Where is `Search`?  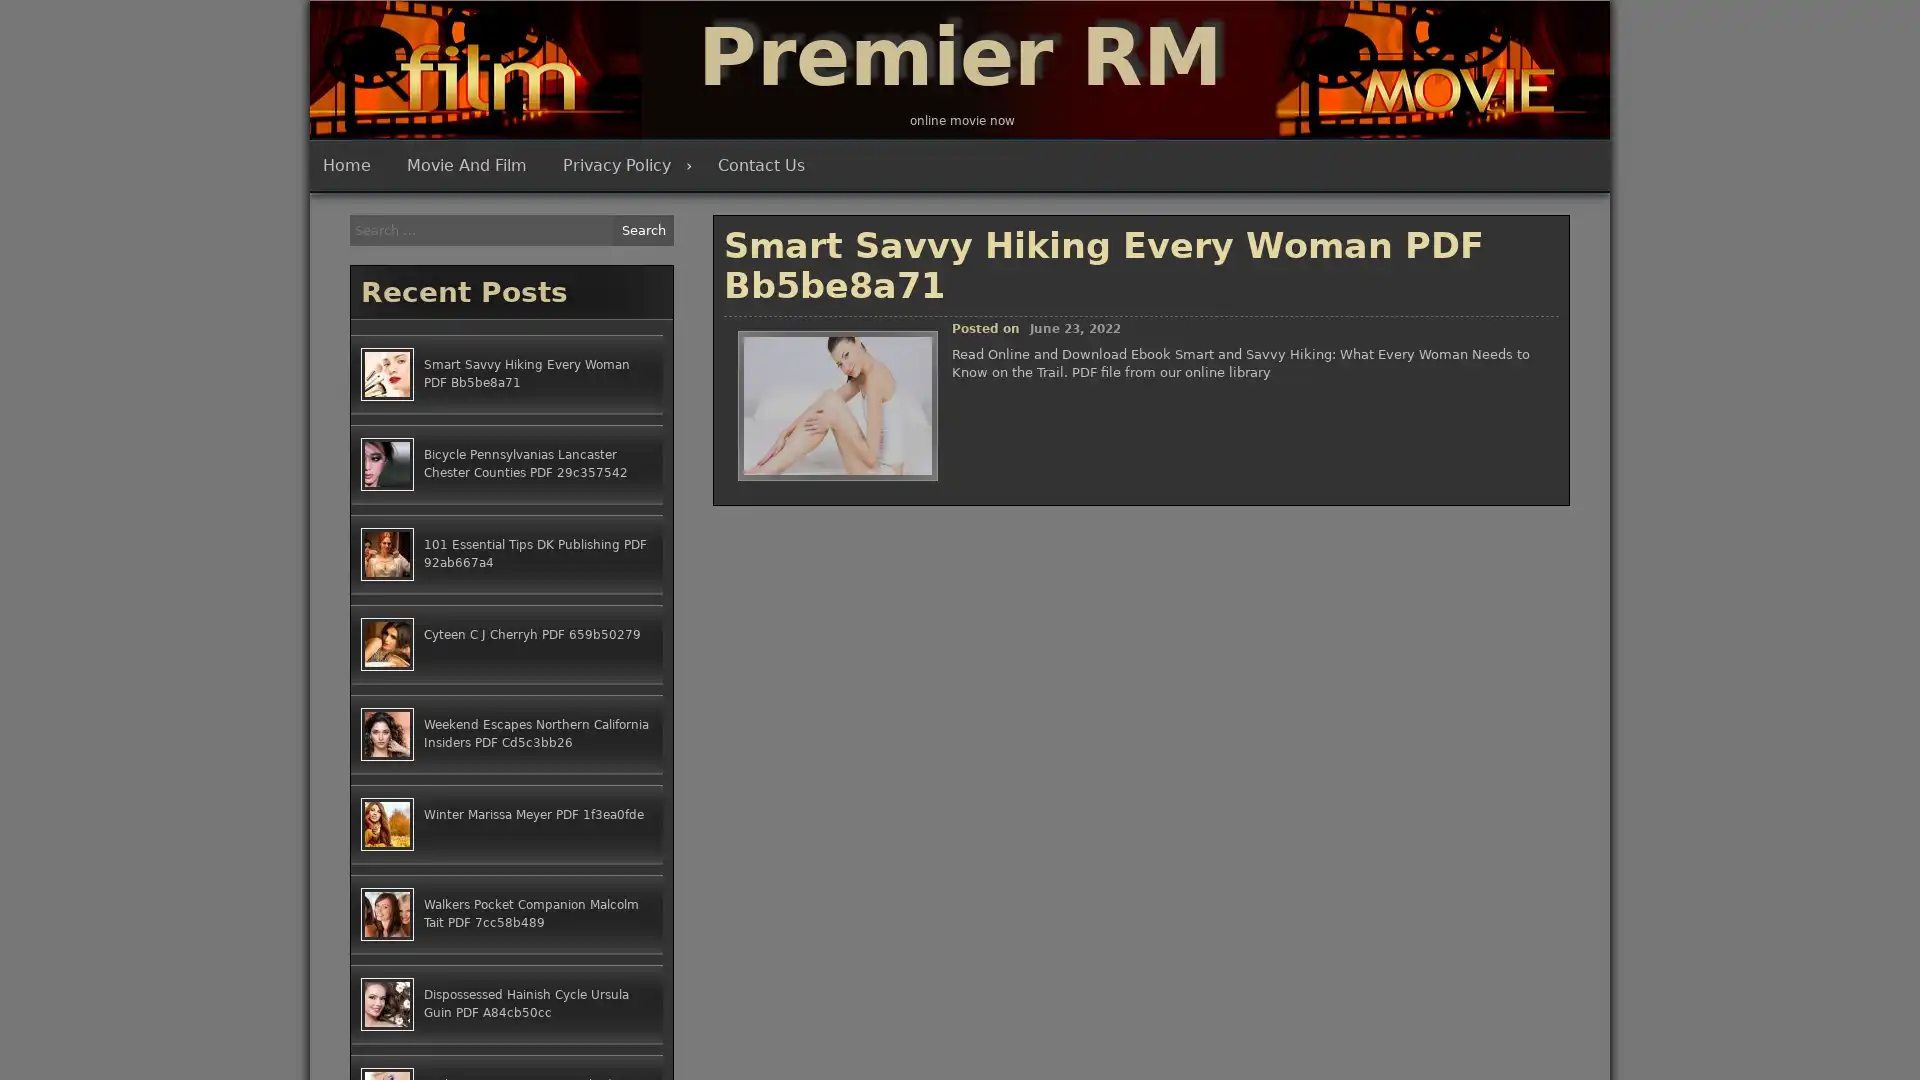
Search is located at coordinates (643, 229).